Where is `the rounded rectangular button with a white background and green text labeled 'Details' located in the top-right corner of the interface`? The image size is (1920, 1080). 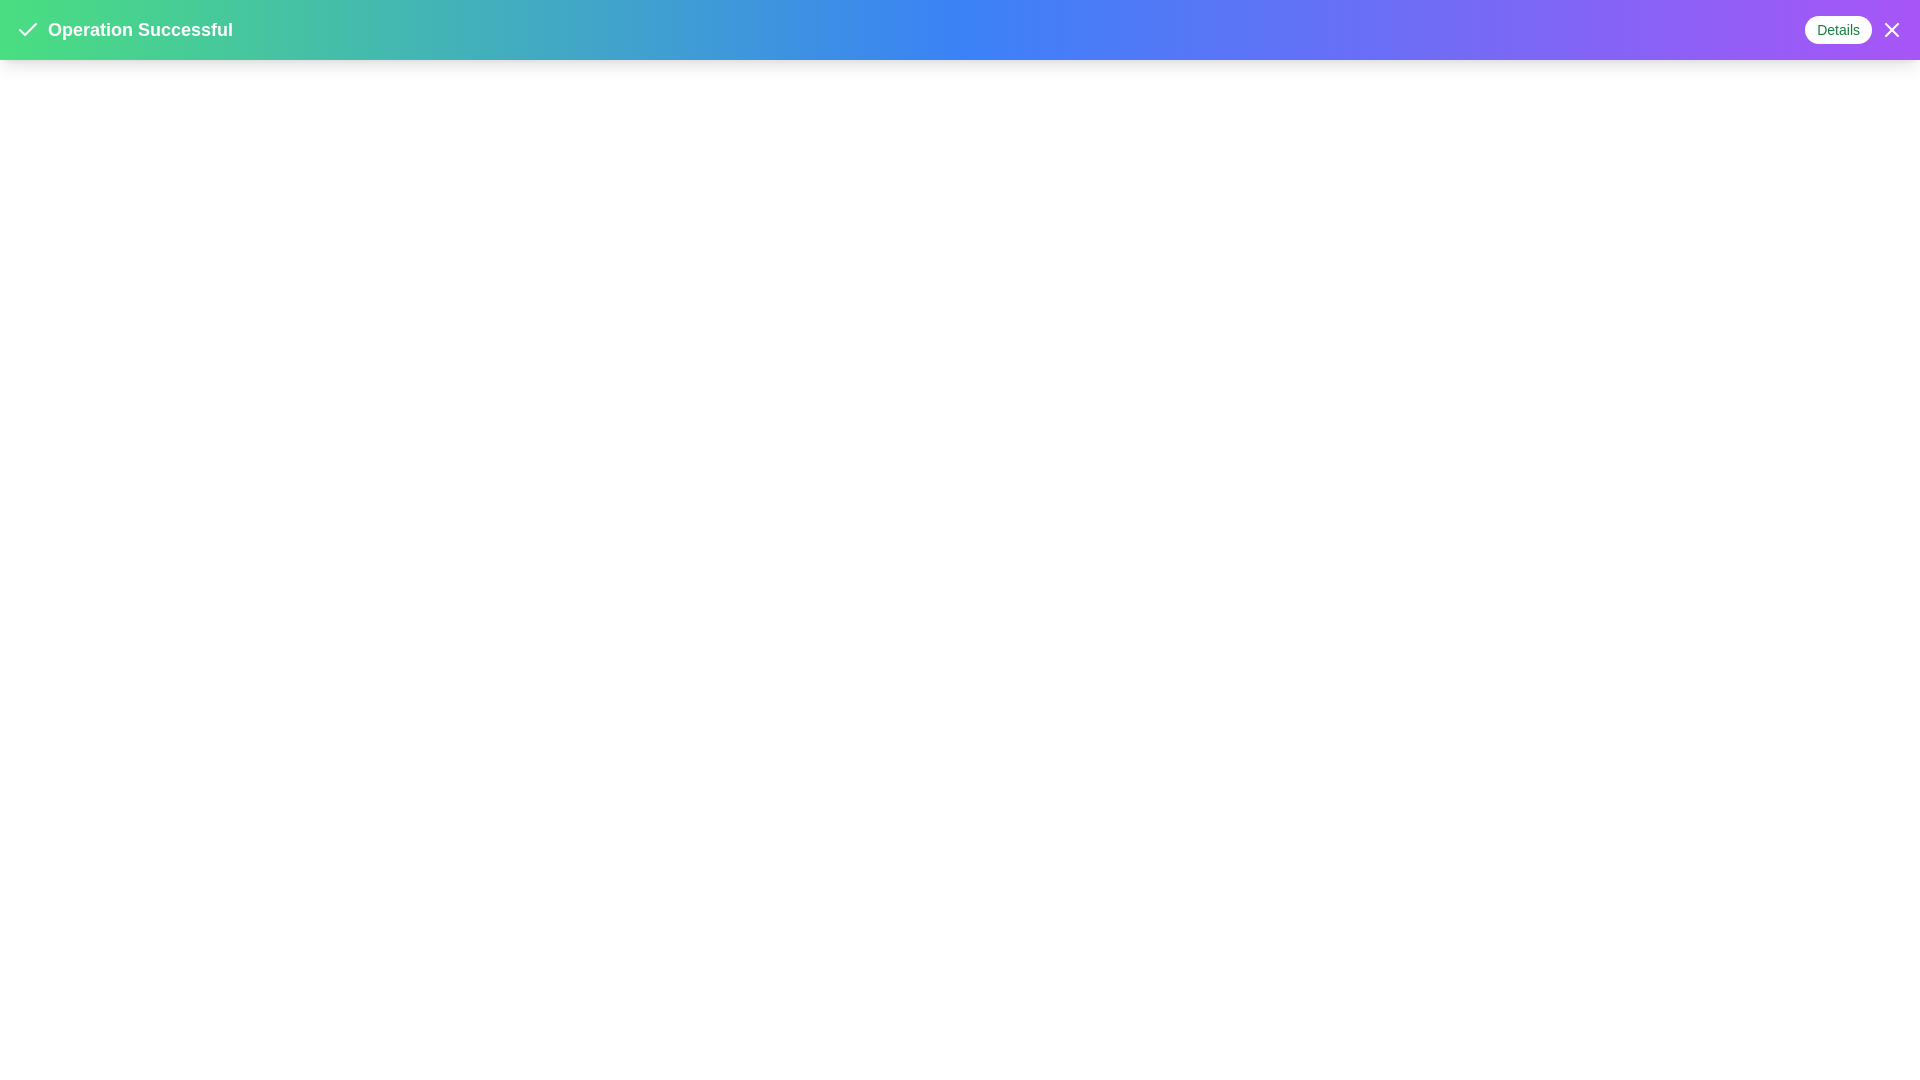 the rounded rectangular button with a white background and green text labeled 'Details' located in the top-right corner of the interface is located at coordinates (1838, 30).